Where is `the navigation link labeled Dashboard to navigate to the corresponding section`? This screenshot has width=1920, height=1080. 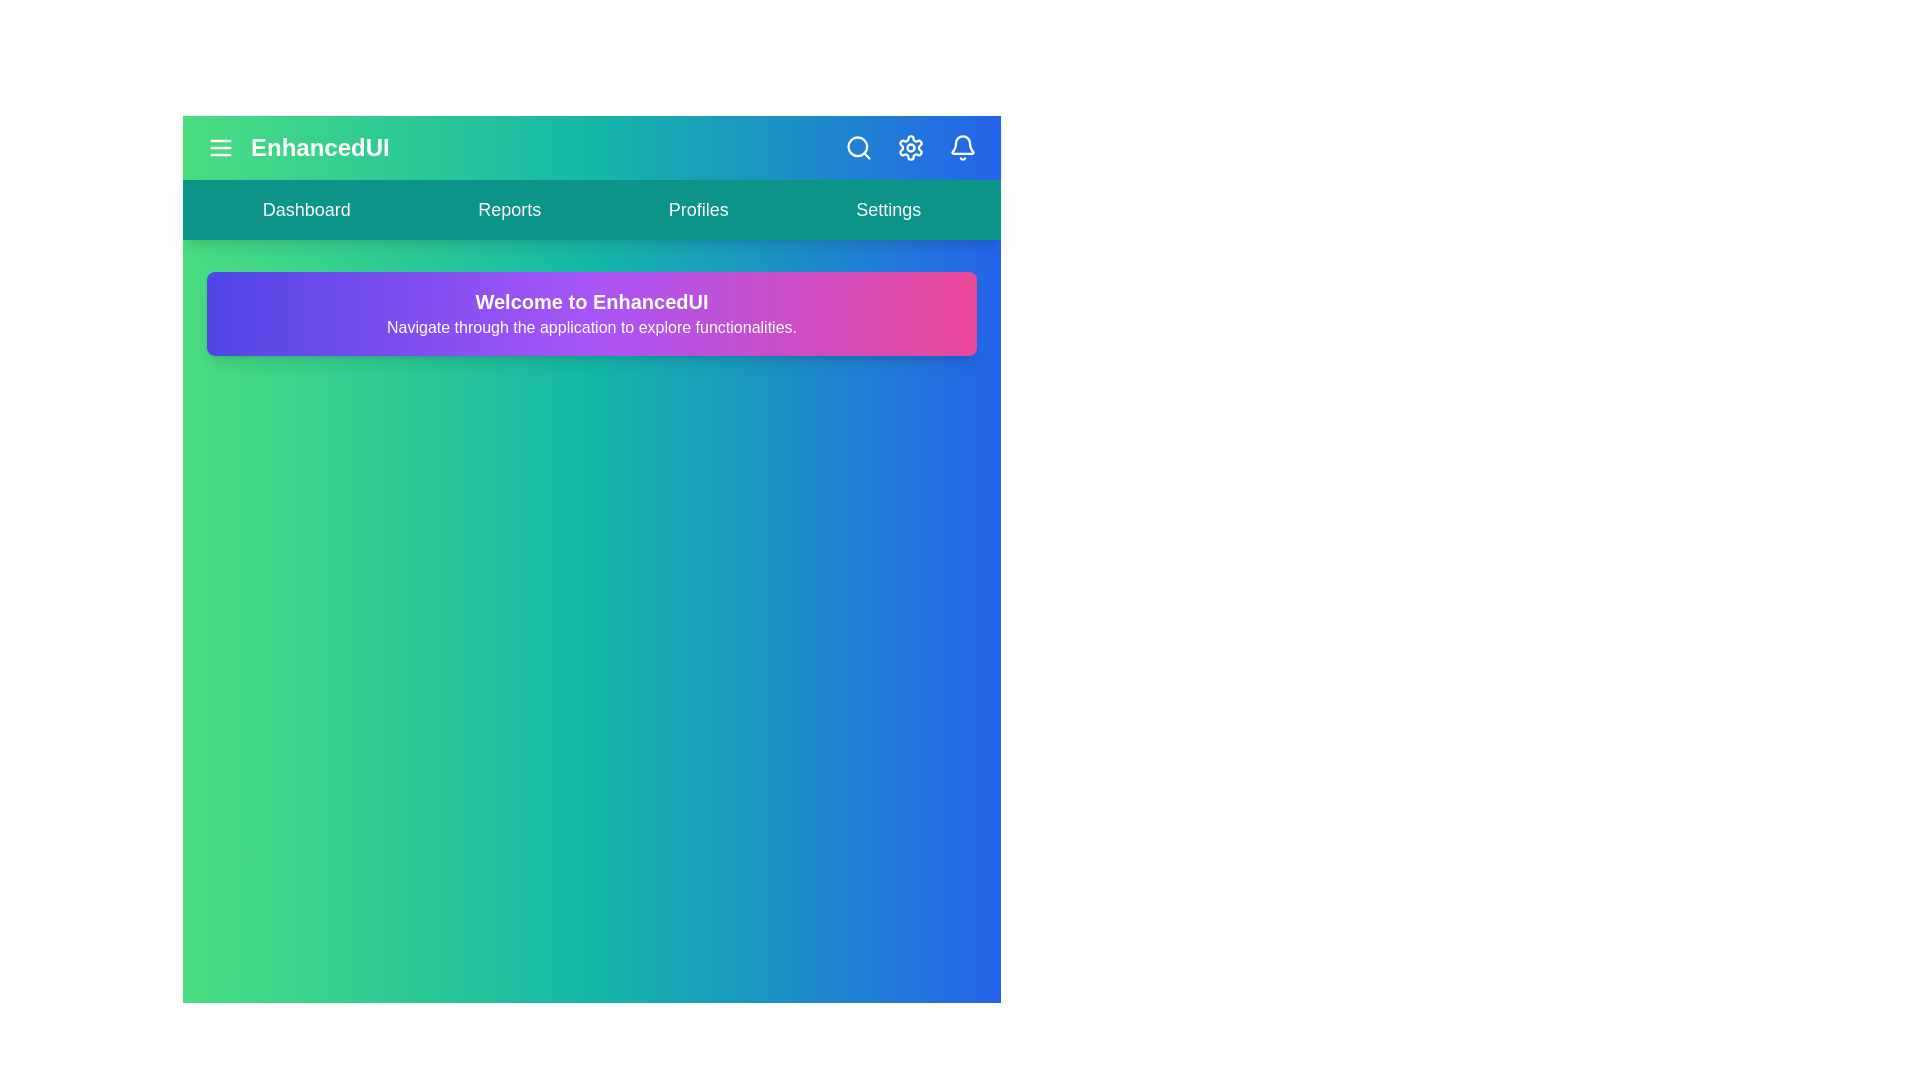
the navigation link labeled Dashboard to navigate to the corresponding section is located at coordinates (305, 209).